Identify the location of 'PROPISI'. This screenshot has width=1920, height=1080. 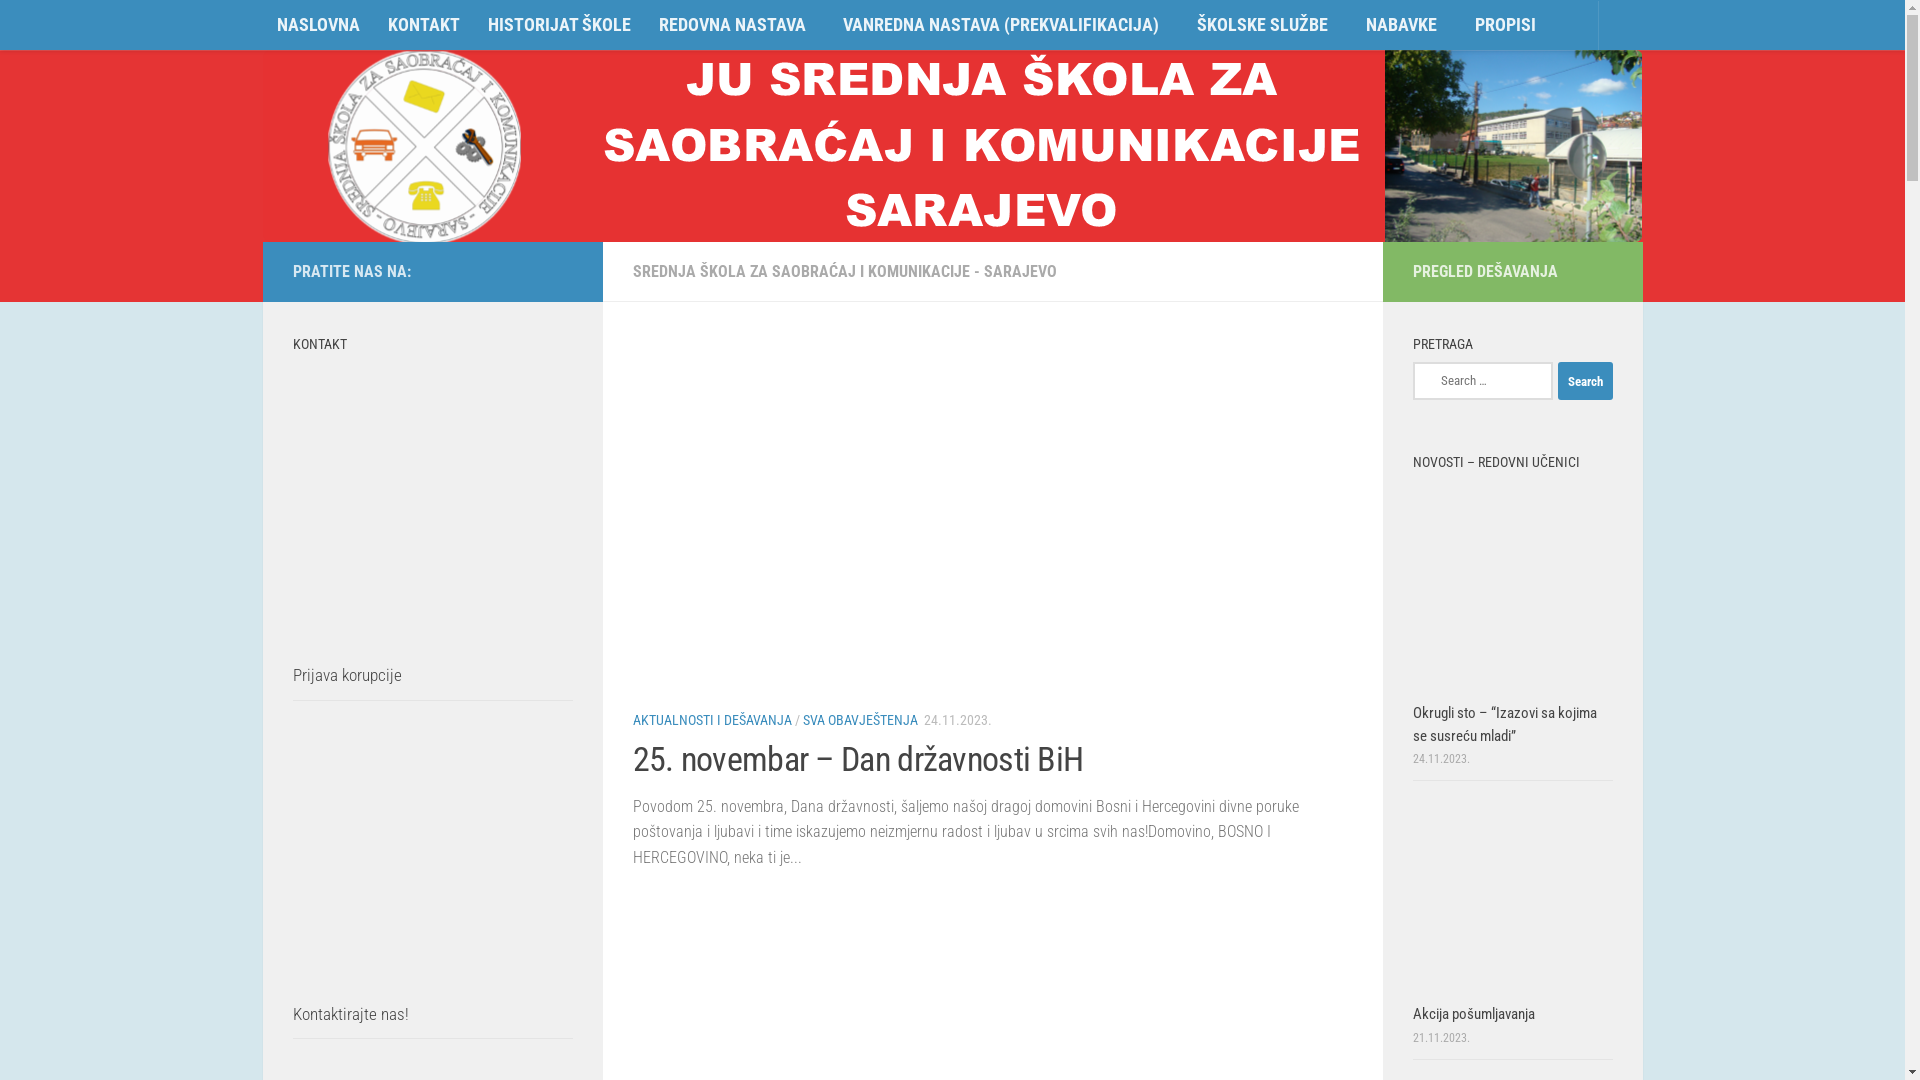
(1505, 24).